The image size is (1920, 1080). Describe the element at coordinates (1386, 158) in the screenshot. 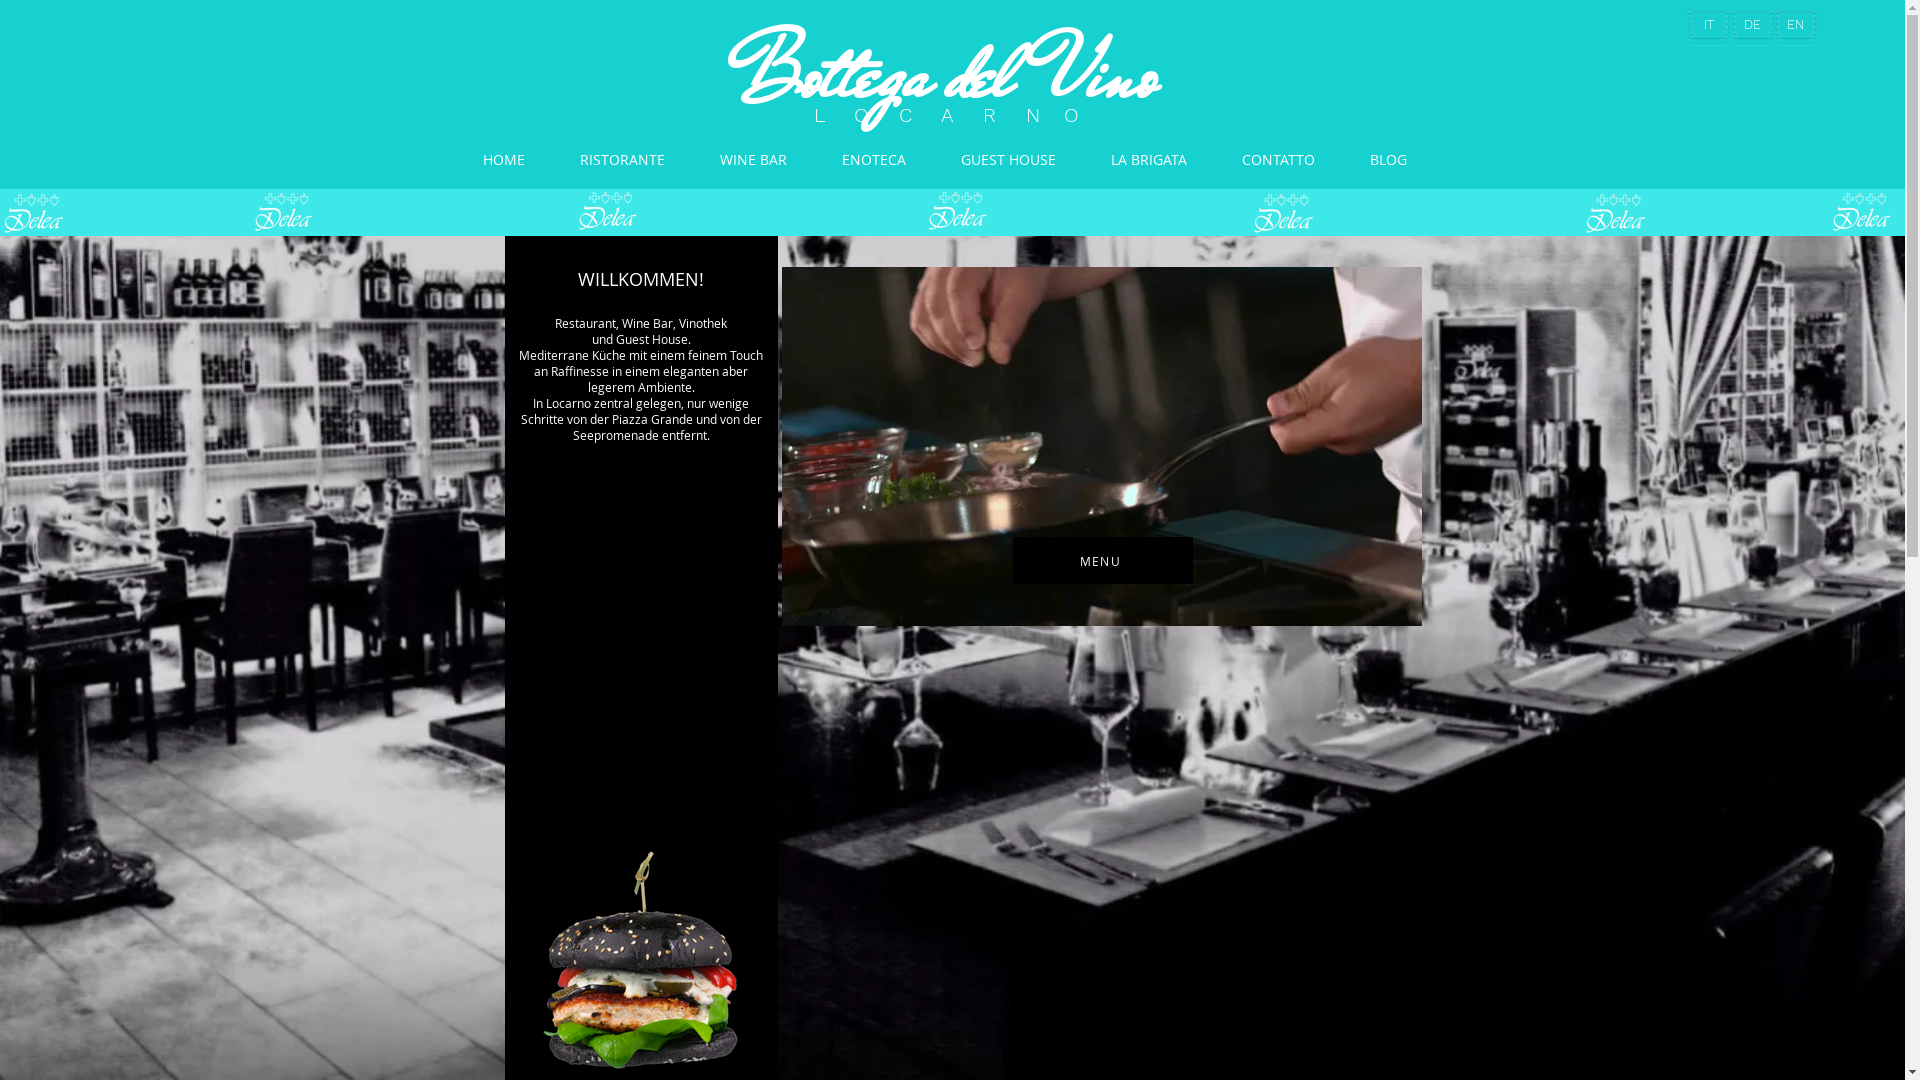

I see `'BLOG'` at that location.